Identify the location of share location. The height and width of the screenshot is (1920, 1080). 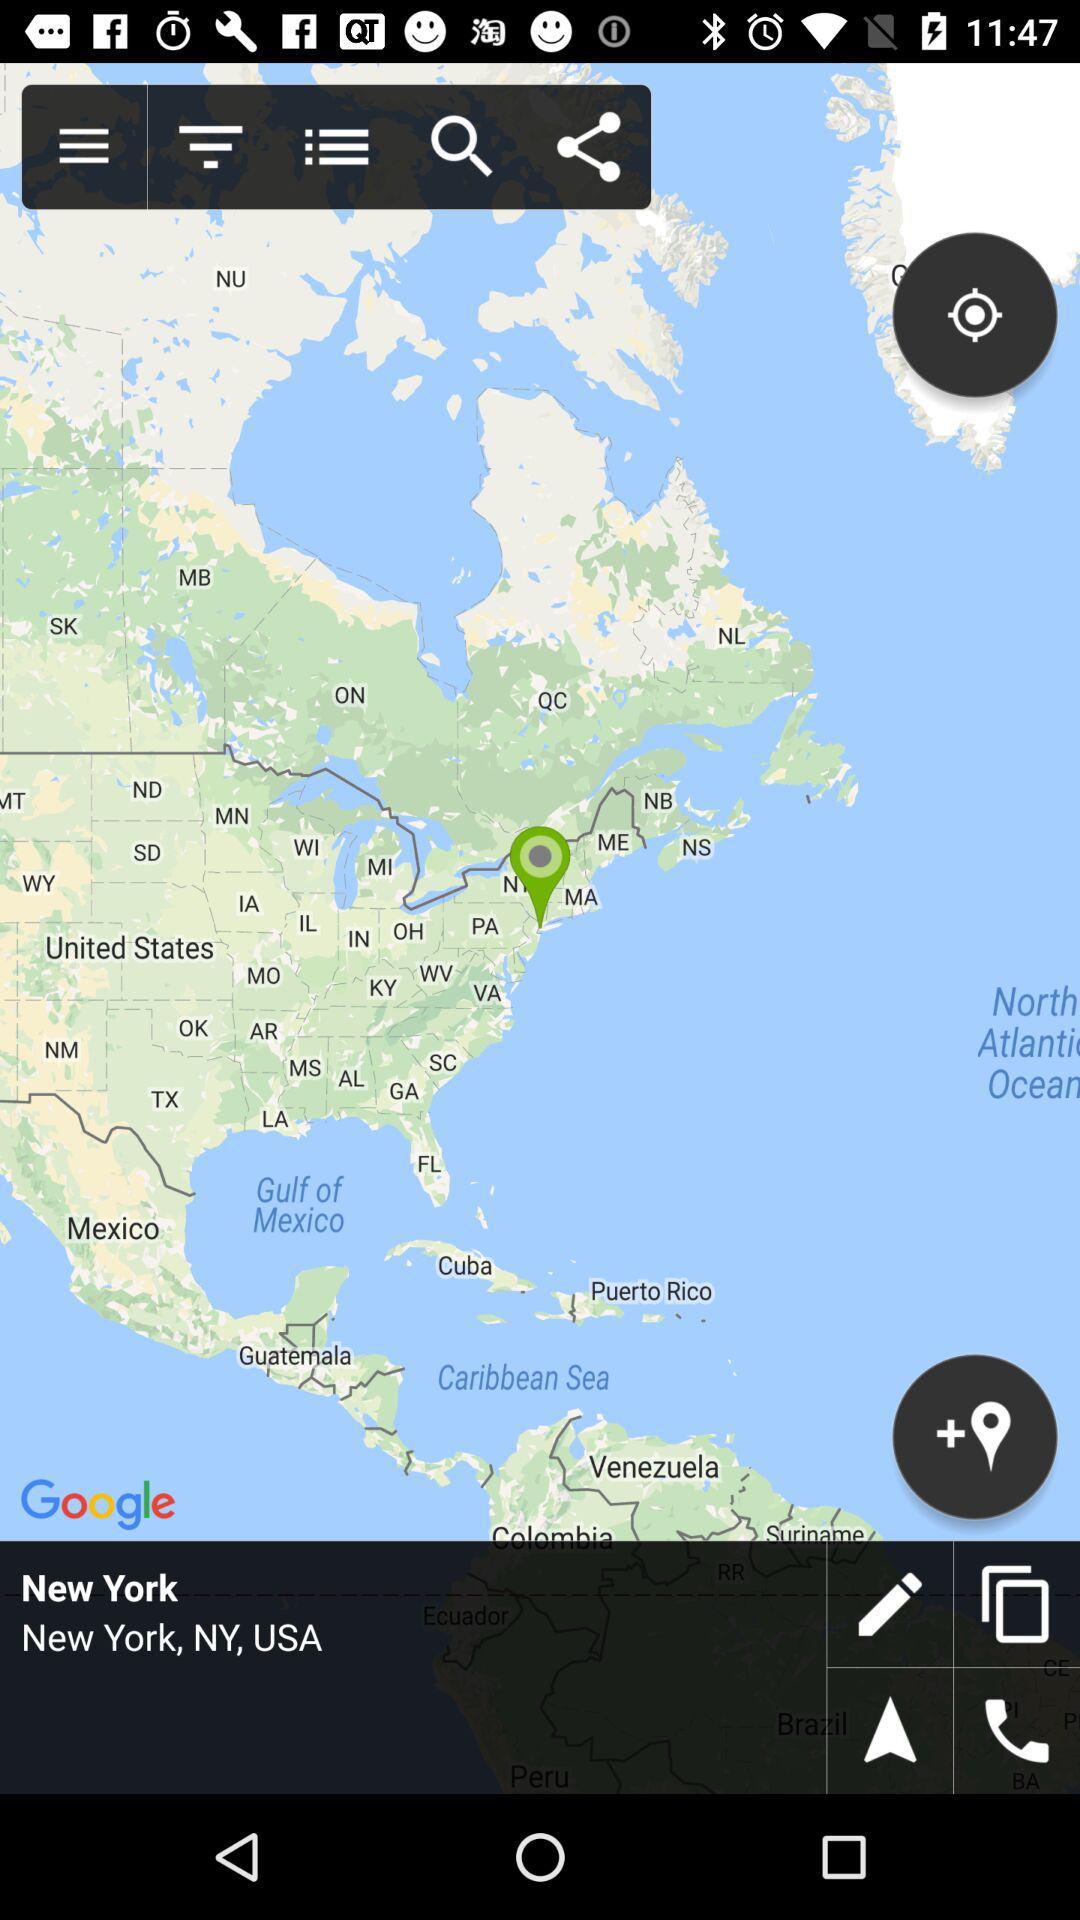
(587, 146).